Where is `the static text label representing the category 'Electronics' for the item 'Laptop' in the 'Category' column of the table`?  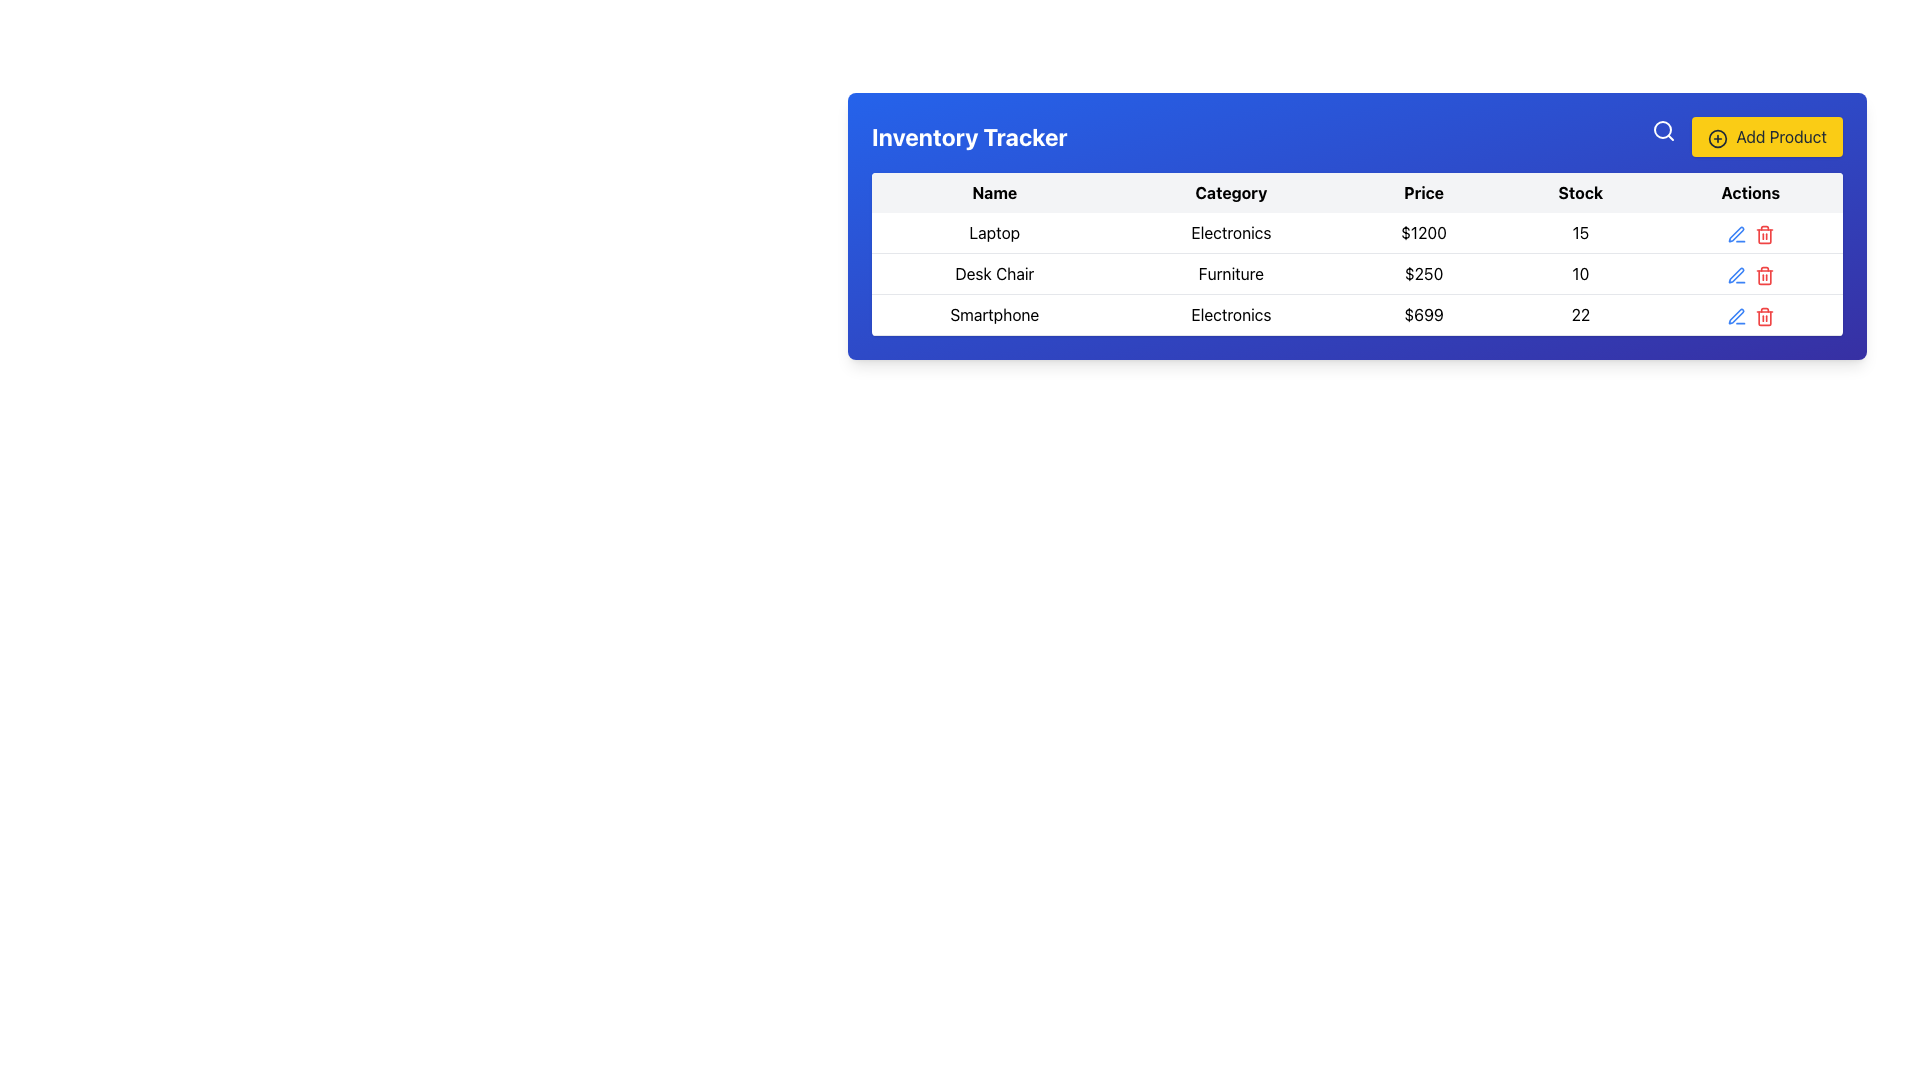
the static text label representing the category 'Electronics' for the item 'Laptop' in the 'Category' column of the table is located at coordinates (1230, 232).